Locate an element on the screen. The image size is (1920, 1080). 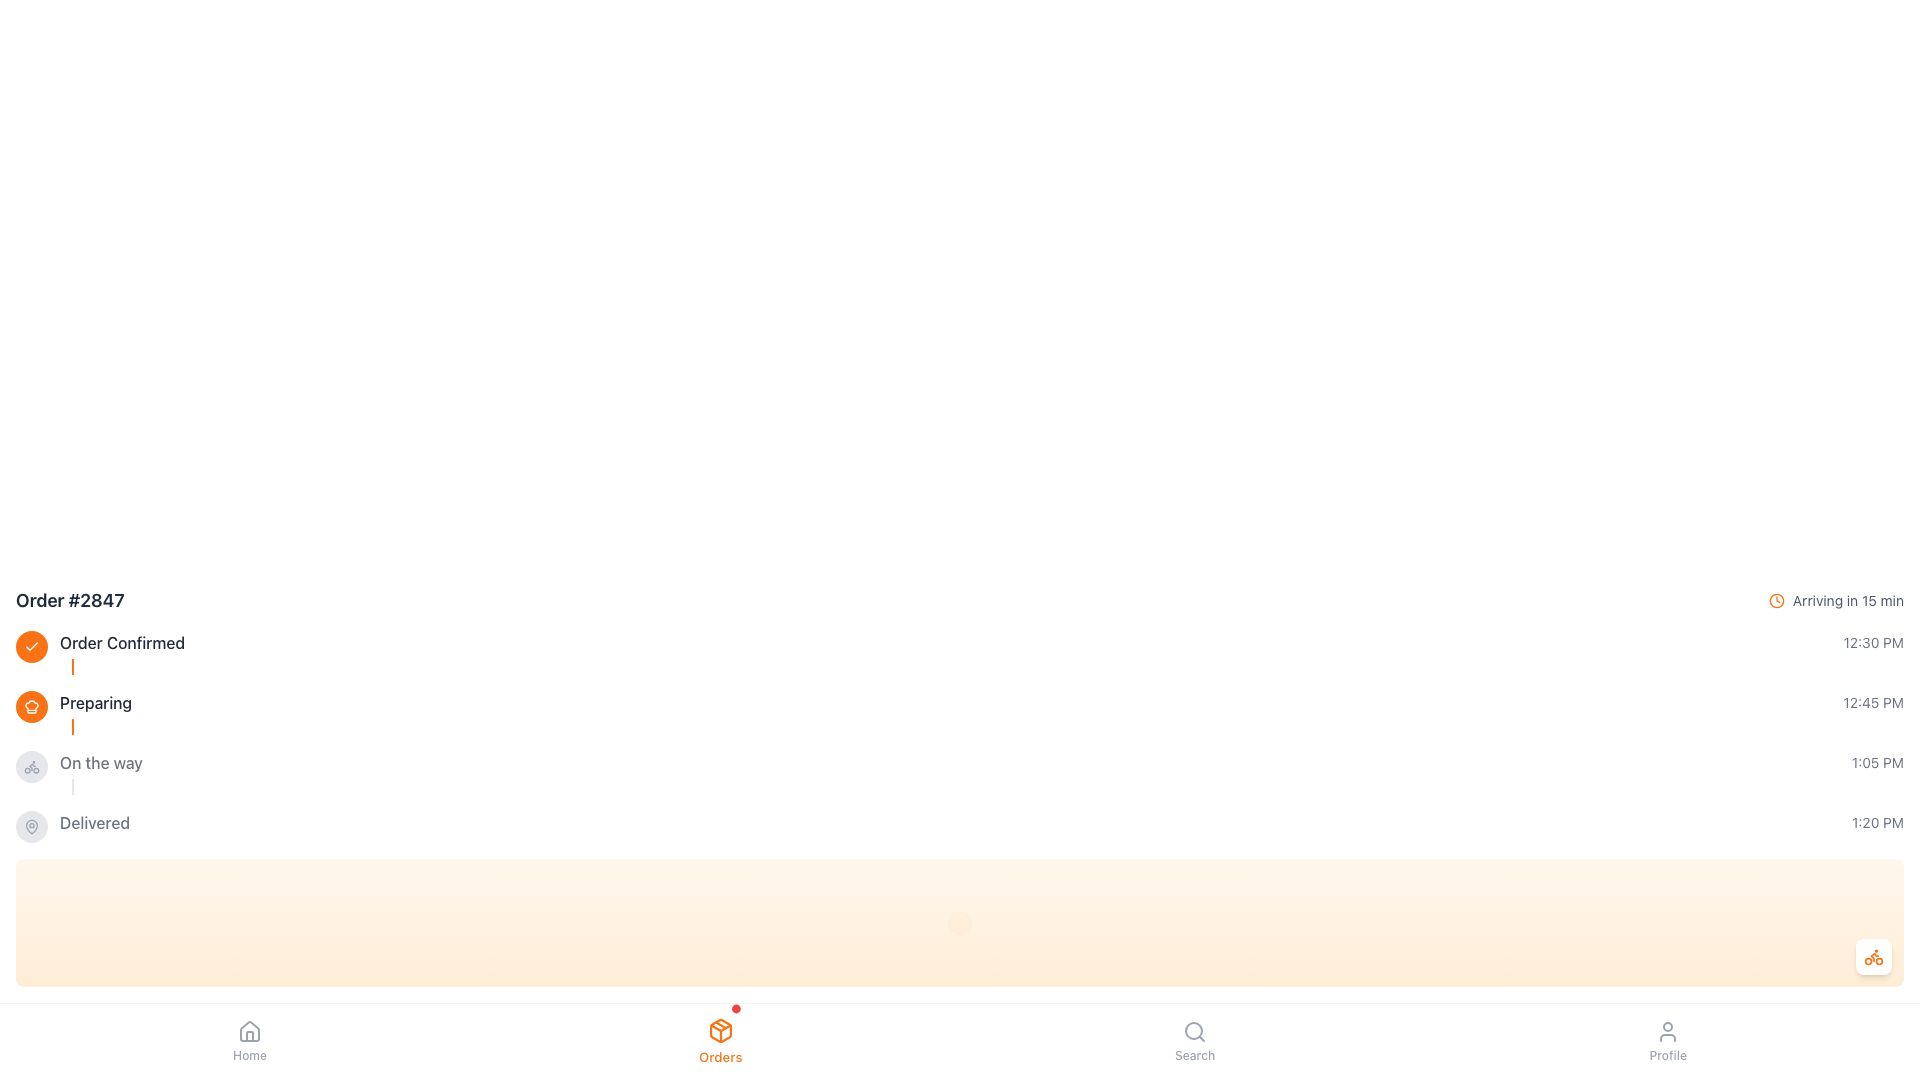
the chef hat icon in the lower navigation bar, which features a minimalistic vector graphic with smooth curves and rounded edges is located at coordinates (32, 705).